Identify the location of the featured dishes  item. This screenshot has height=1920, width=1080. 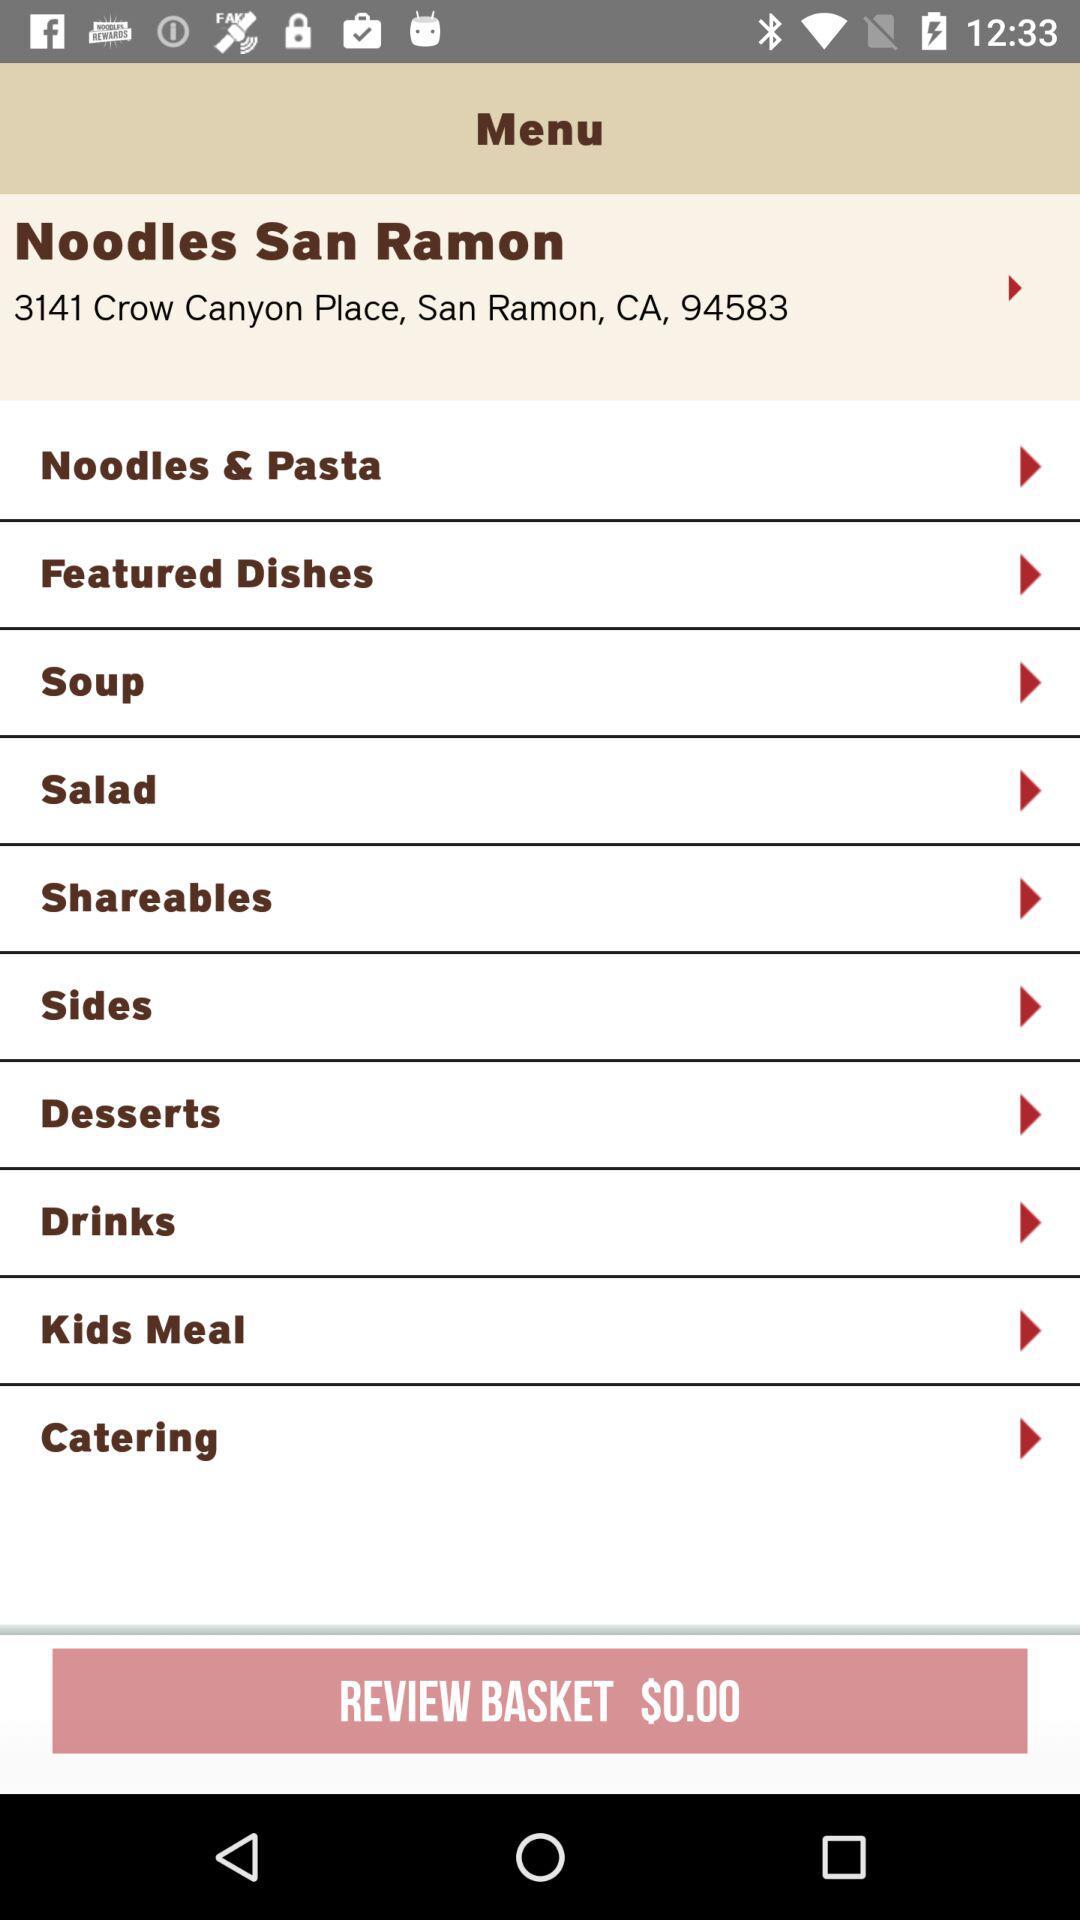
(513, 571).